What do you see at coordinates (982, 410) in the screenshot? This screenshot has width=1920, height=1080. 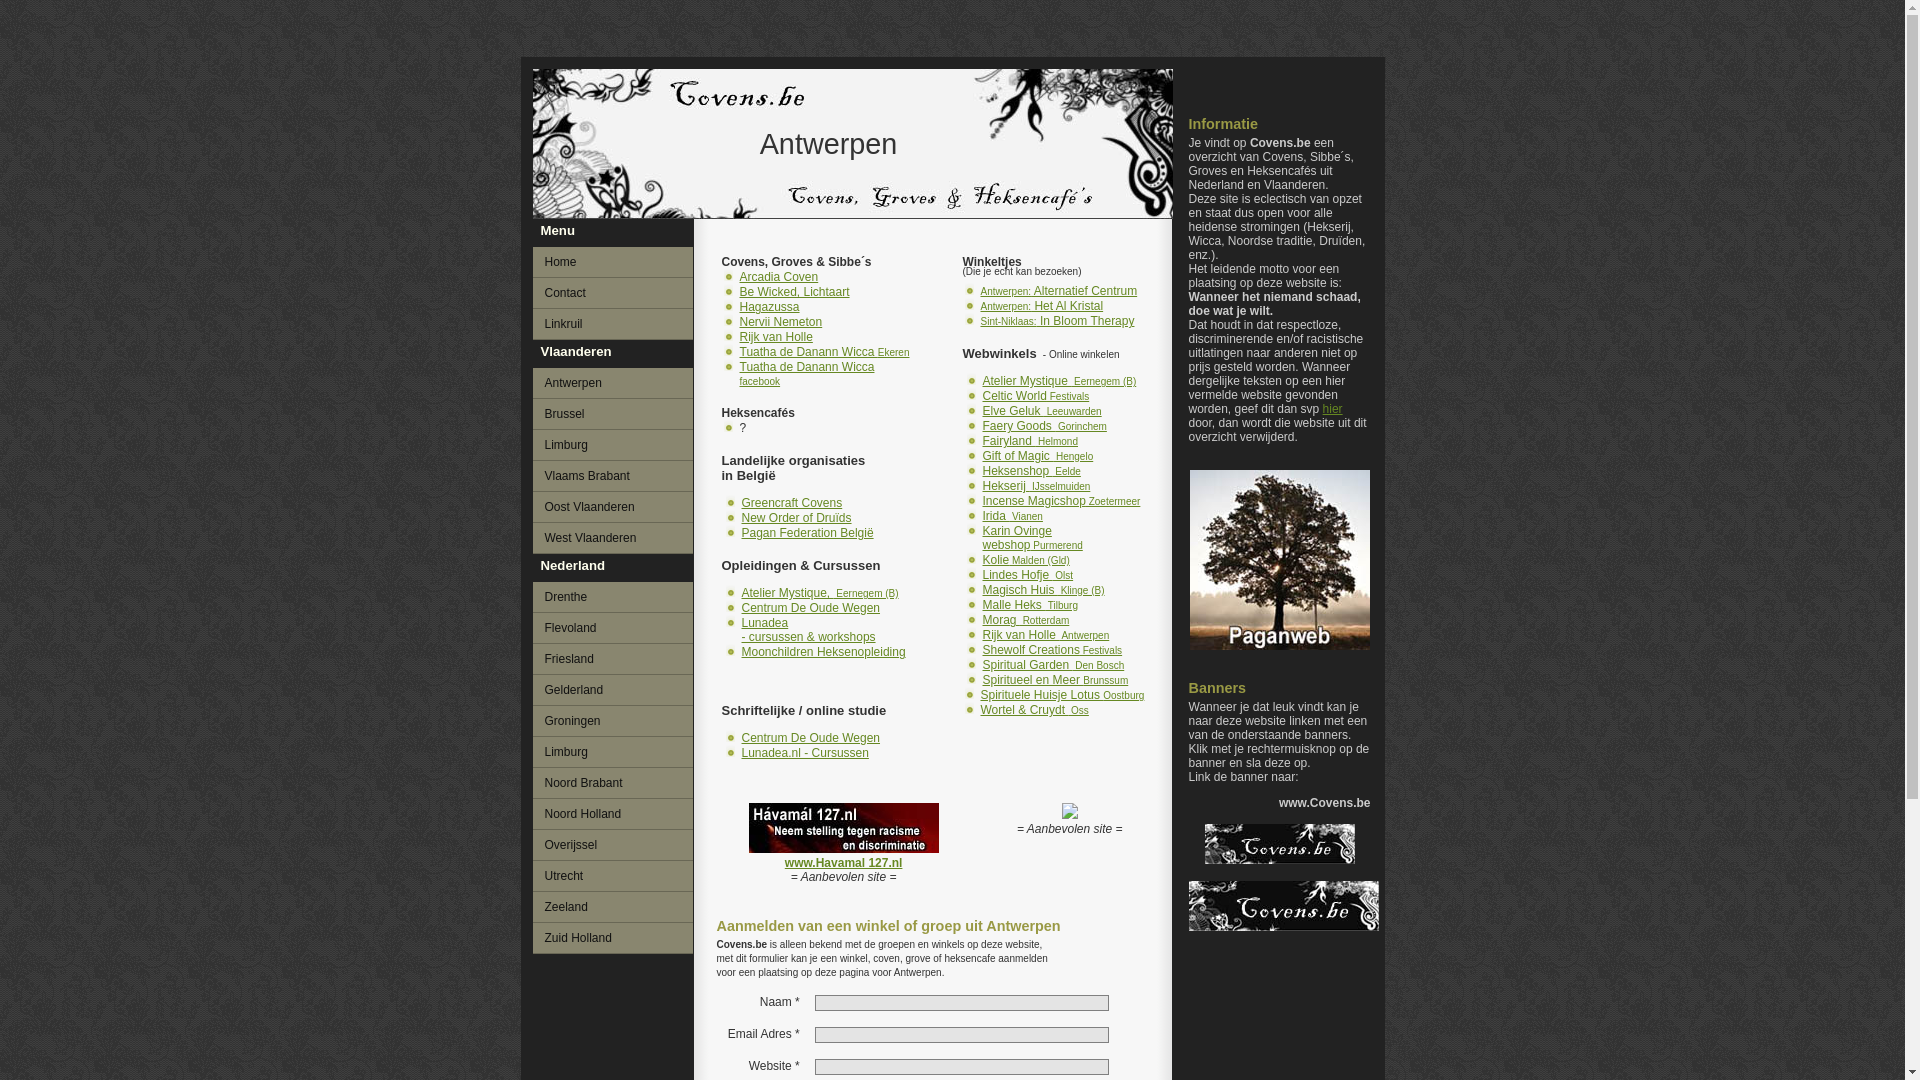 I see `'Elve Geluk  Leeuwarden'` at bounding box center [982, 410].